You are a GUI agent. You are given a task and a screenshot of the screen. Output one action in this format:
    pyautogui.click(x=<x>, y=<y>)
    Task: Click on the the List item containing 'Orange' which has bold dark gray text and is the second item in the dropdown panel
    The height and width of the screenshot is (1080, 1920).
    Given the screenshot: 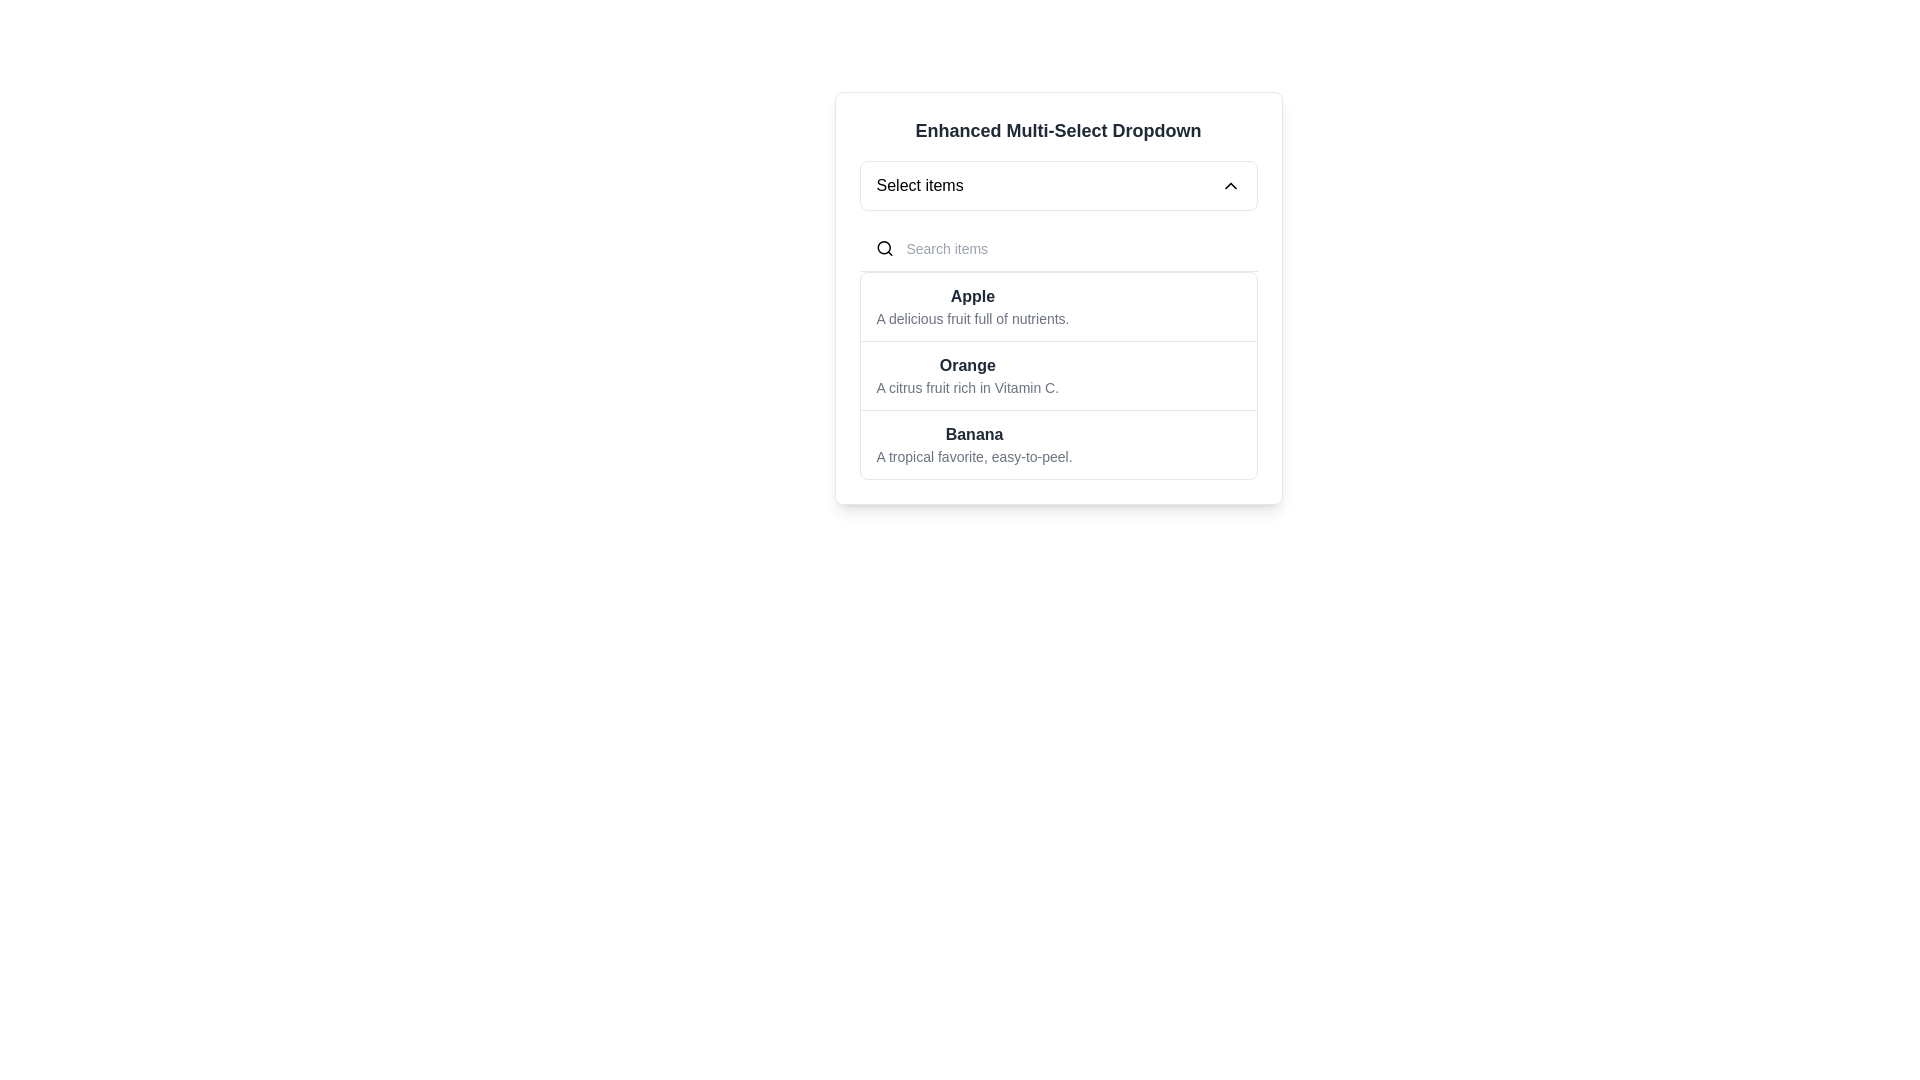 What is the action you would take?
    pyautogui.click(x=967, y=375)
    